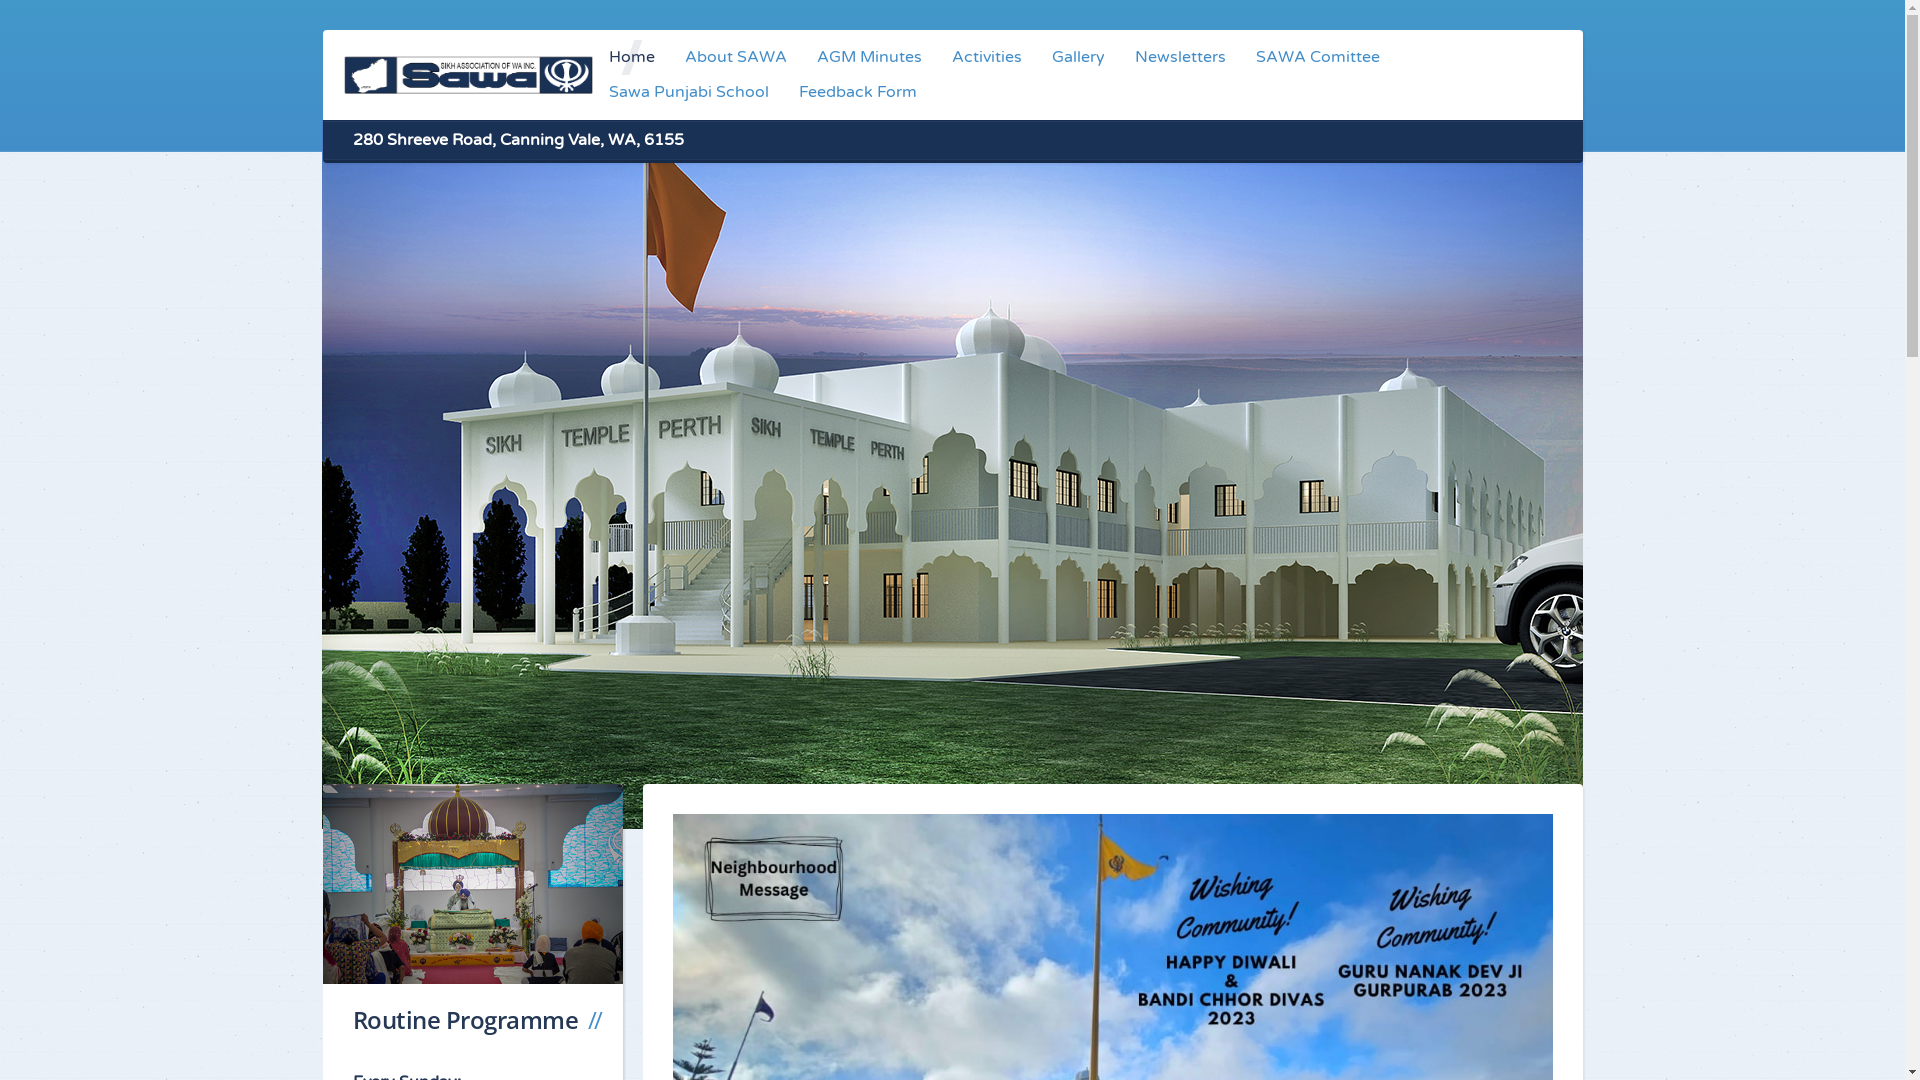  What do you see at coordinates (734, 56) in the screenshot?
I see `'About SAWA'` at bounding box center [734, 56].